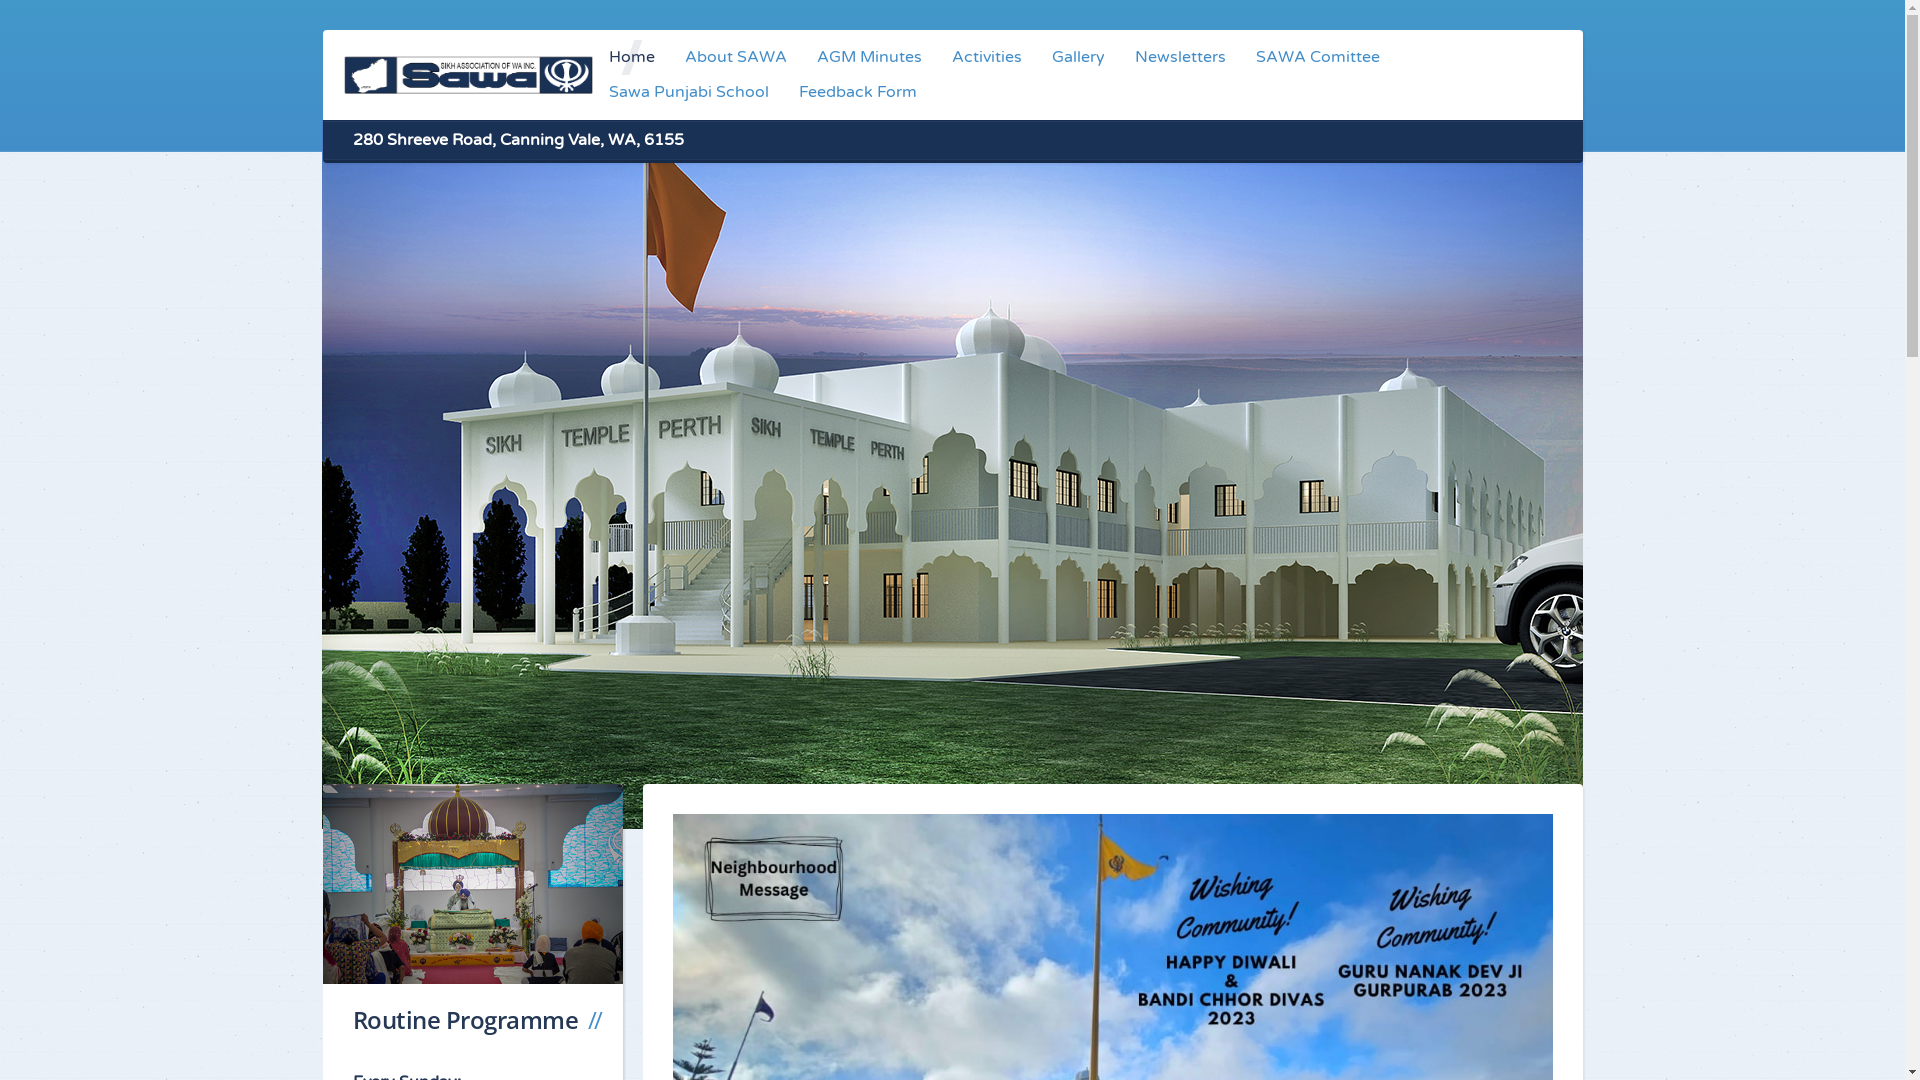  What do you see at coordinates (734, 56) in the screenshot?
I see `'About SAWA'` at bounding box center [734, 56].